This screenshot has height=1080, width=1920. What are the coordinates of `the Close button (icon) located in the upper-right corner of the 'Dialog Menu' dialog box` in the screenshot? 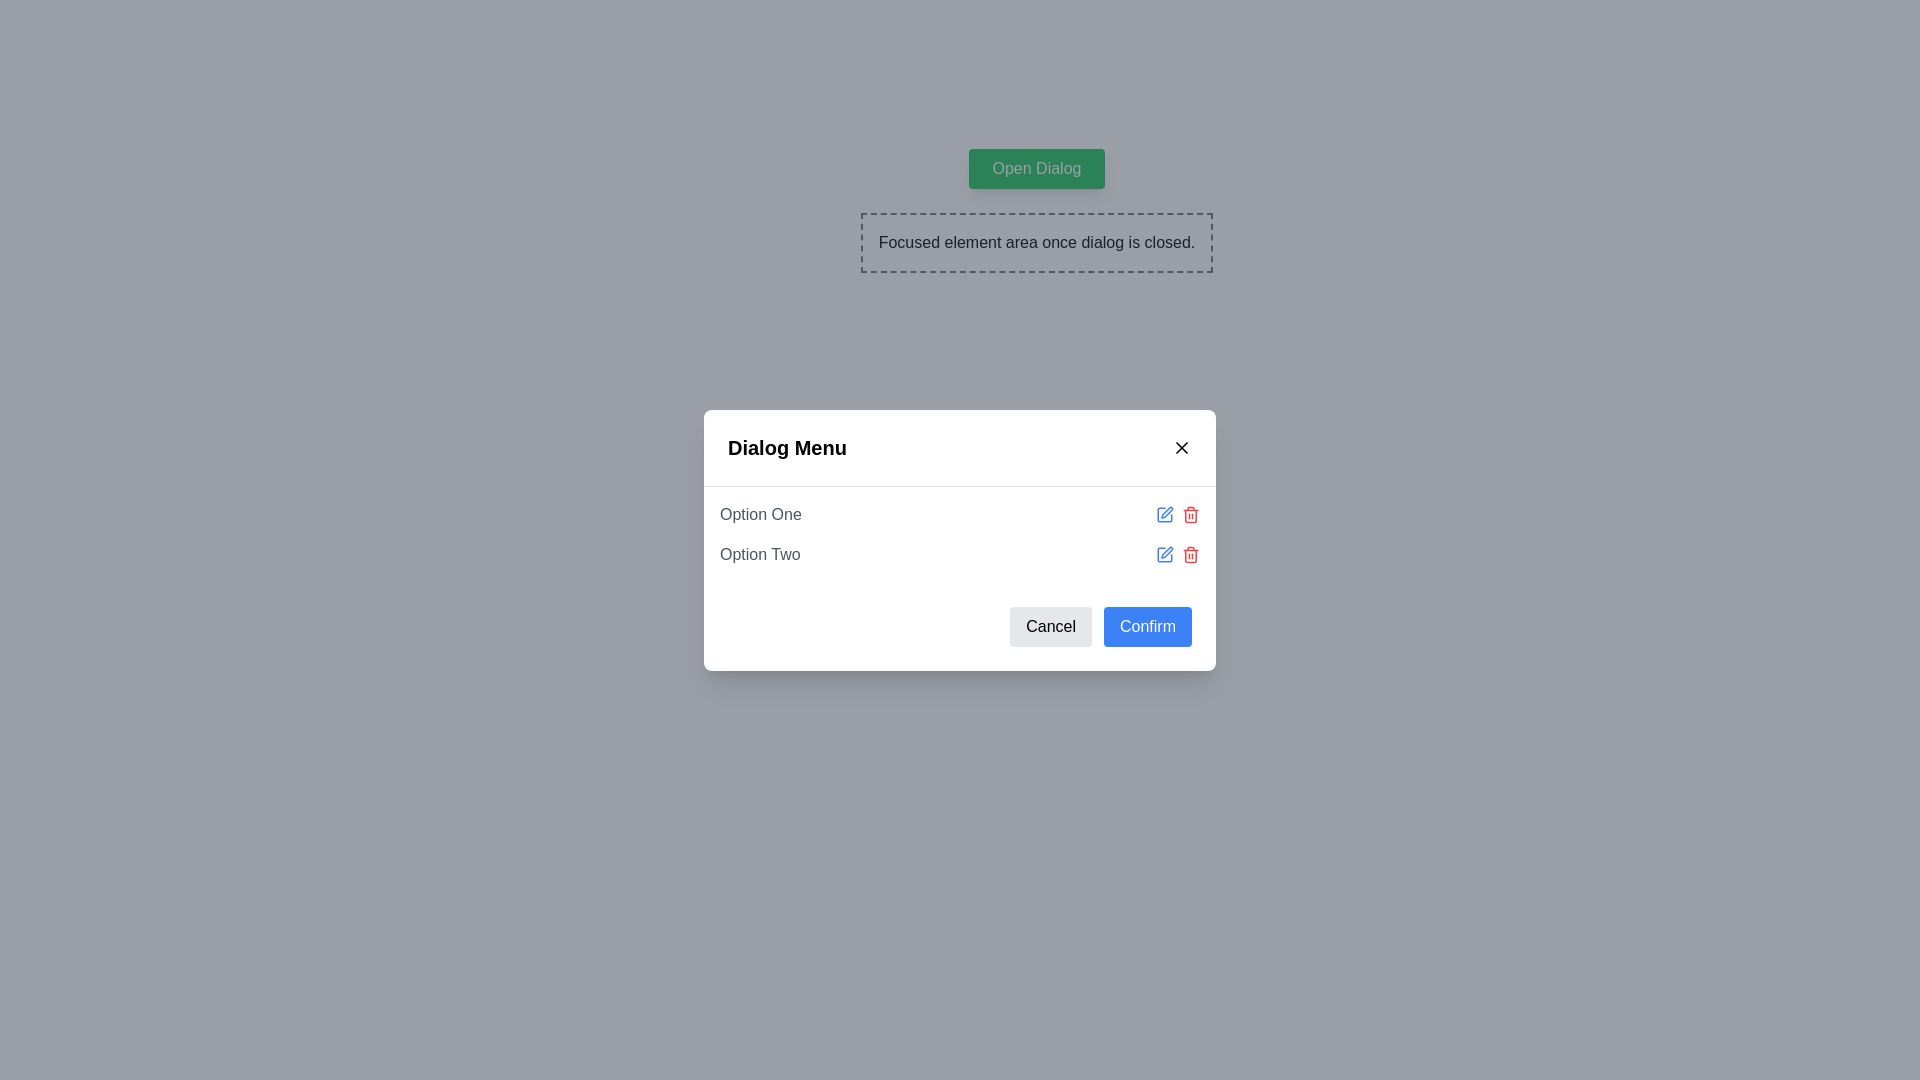 It's located at (1181, 446).